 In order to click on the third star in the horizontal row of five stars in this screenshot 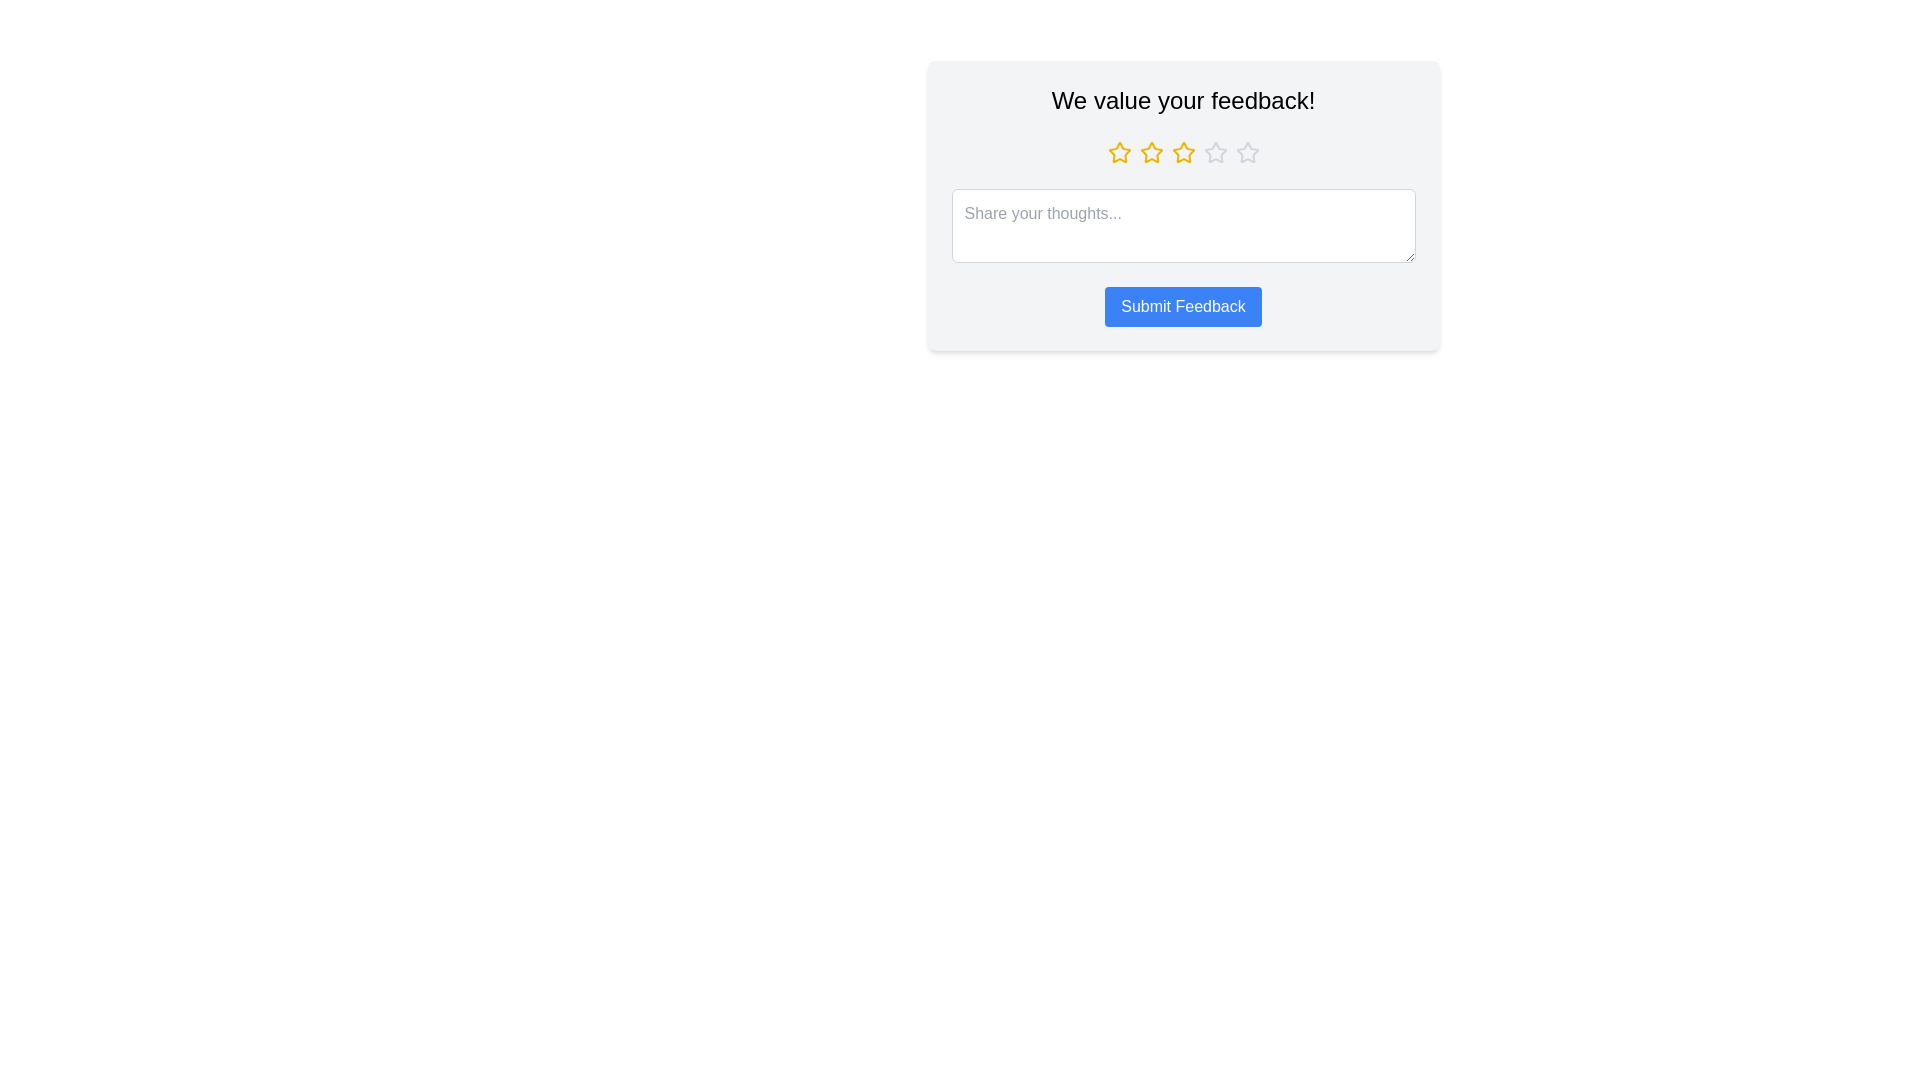, I will do `click(1151, 152)`.